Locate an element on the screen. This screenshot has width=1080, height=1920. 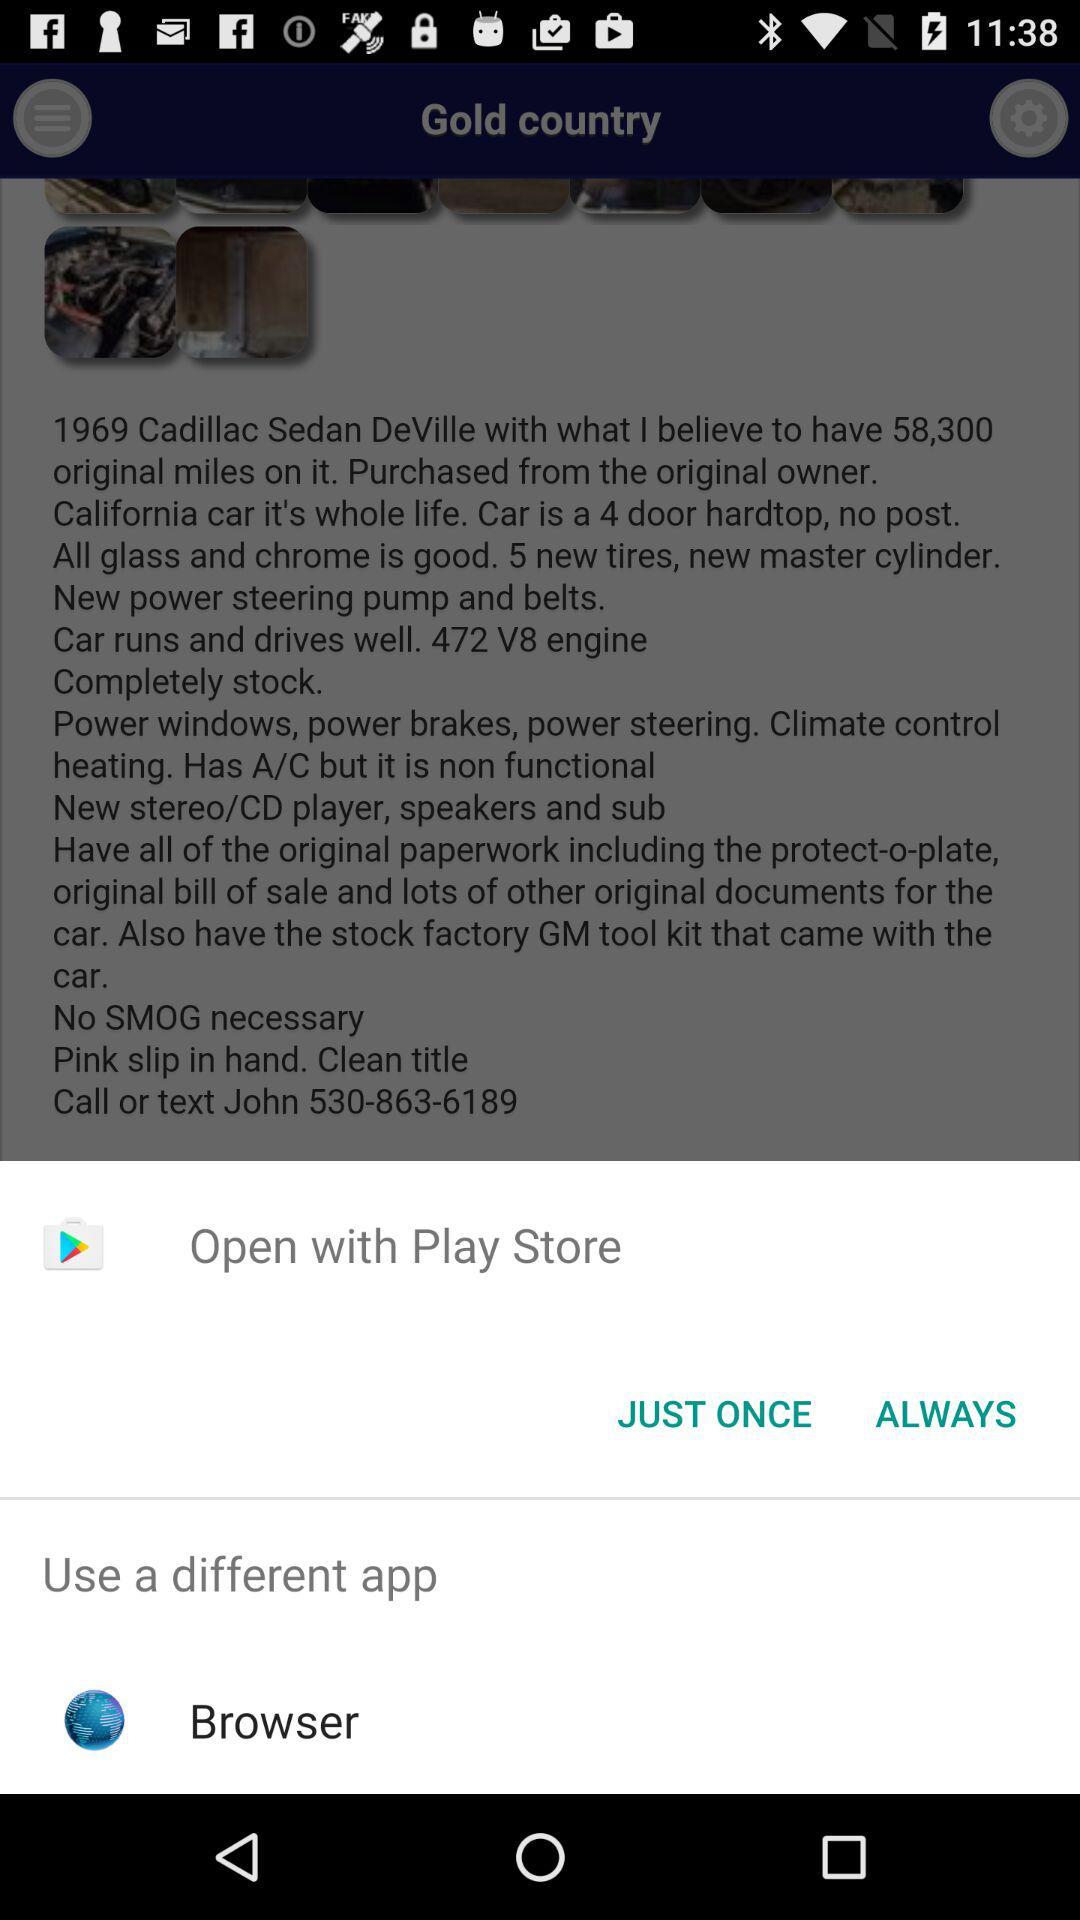
icon next to the just once button is located at coordinates (945, 1411).